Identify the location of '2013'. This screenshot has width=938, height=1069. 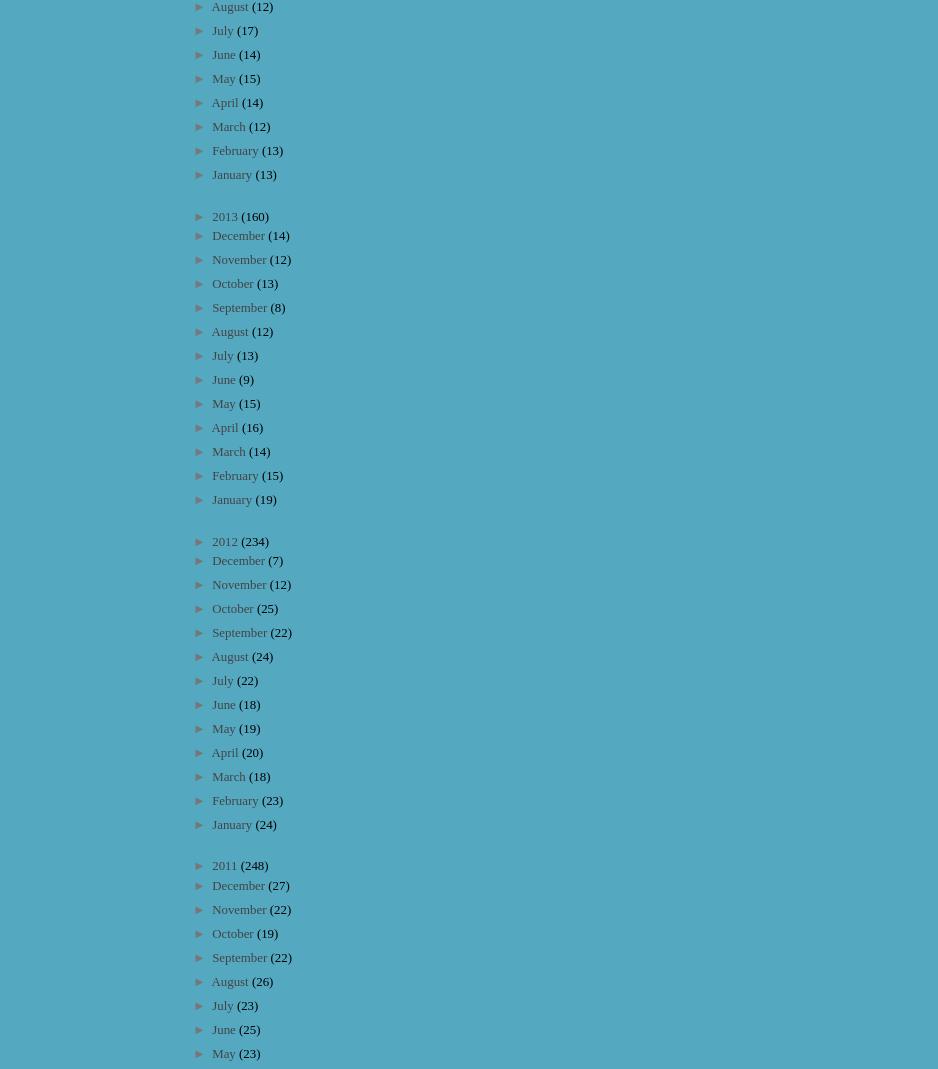
(226, 215).